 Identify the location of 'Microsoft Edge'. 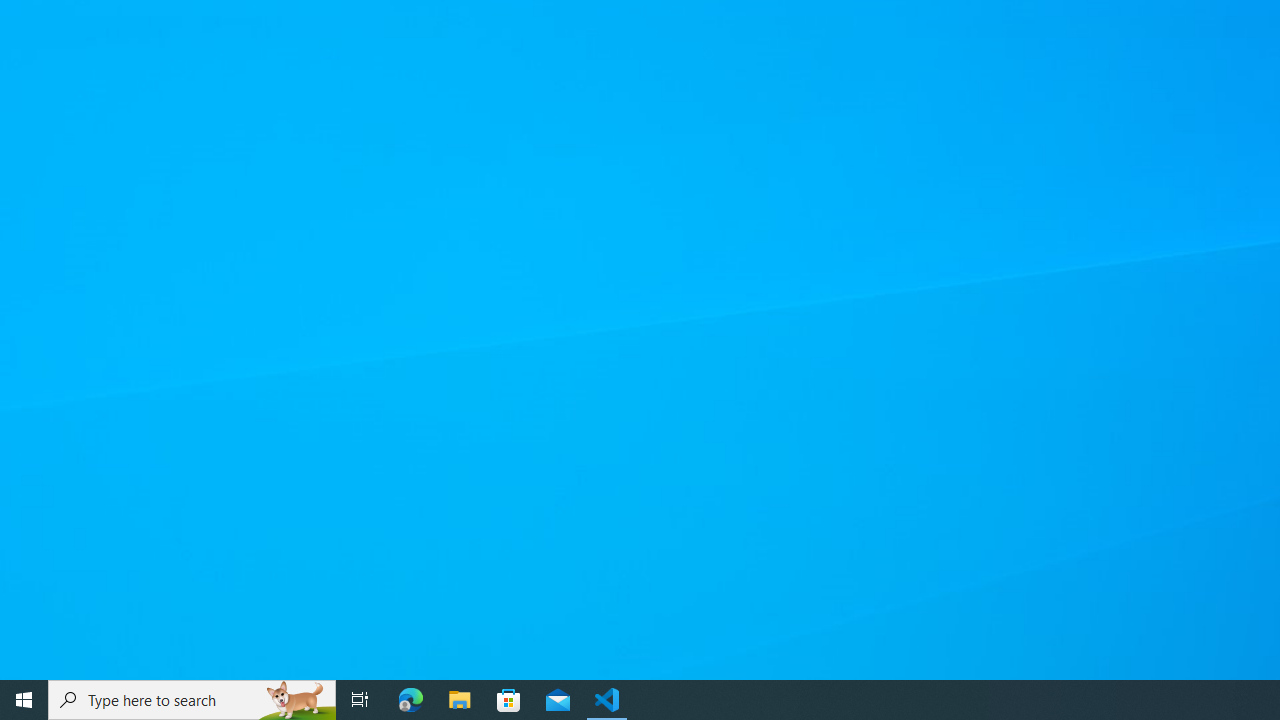
(410, 698).